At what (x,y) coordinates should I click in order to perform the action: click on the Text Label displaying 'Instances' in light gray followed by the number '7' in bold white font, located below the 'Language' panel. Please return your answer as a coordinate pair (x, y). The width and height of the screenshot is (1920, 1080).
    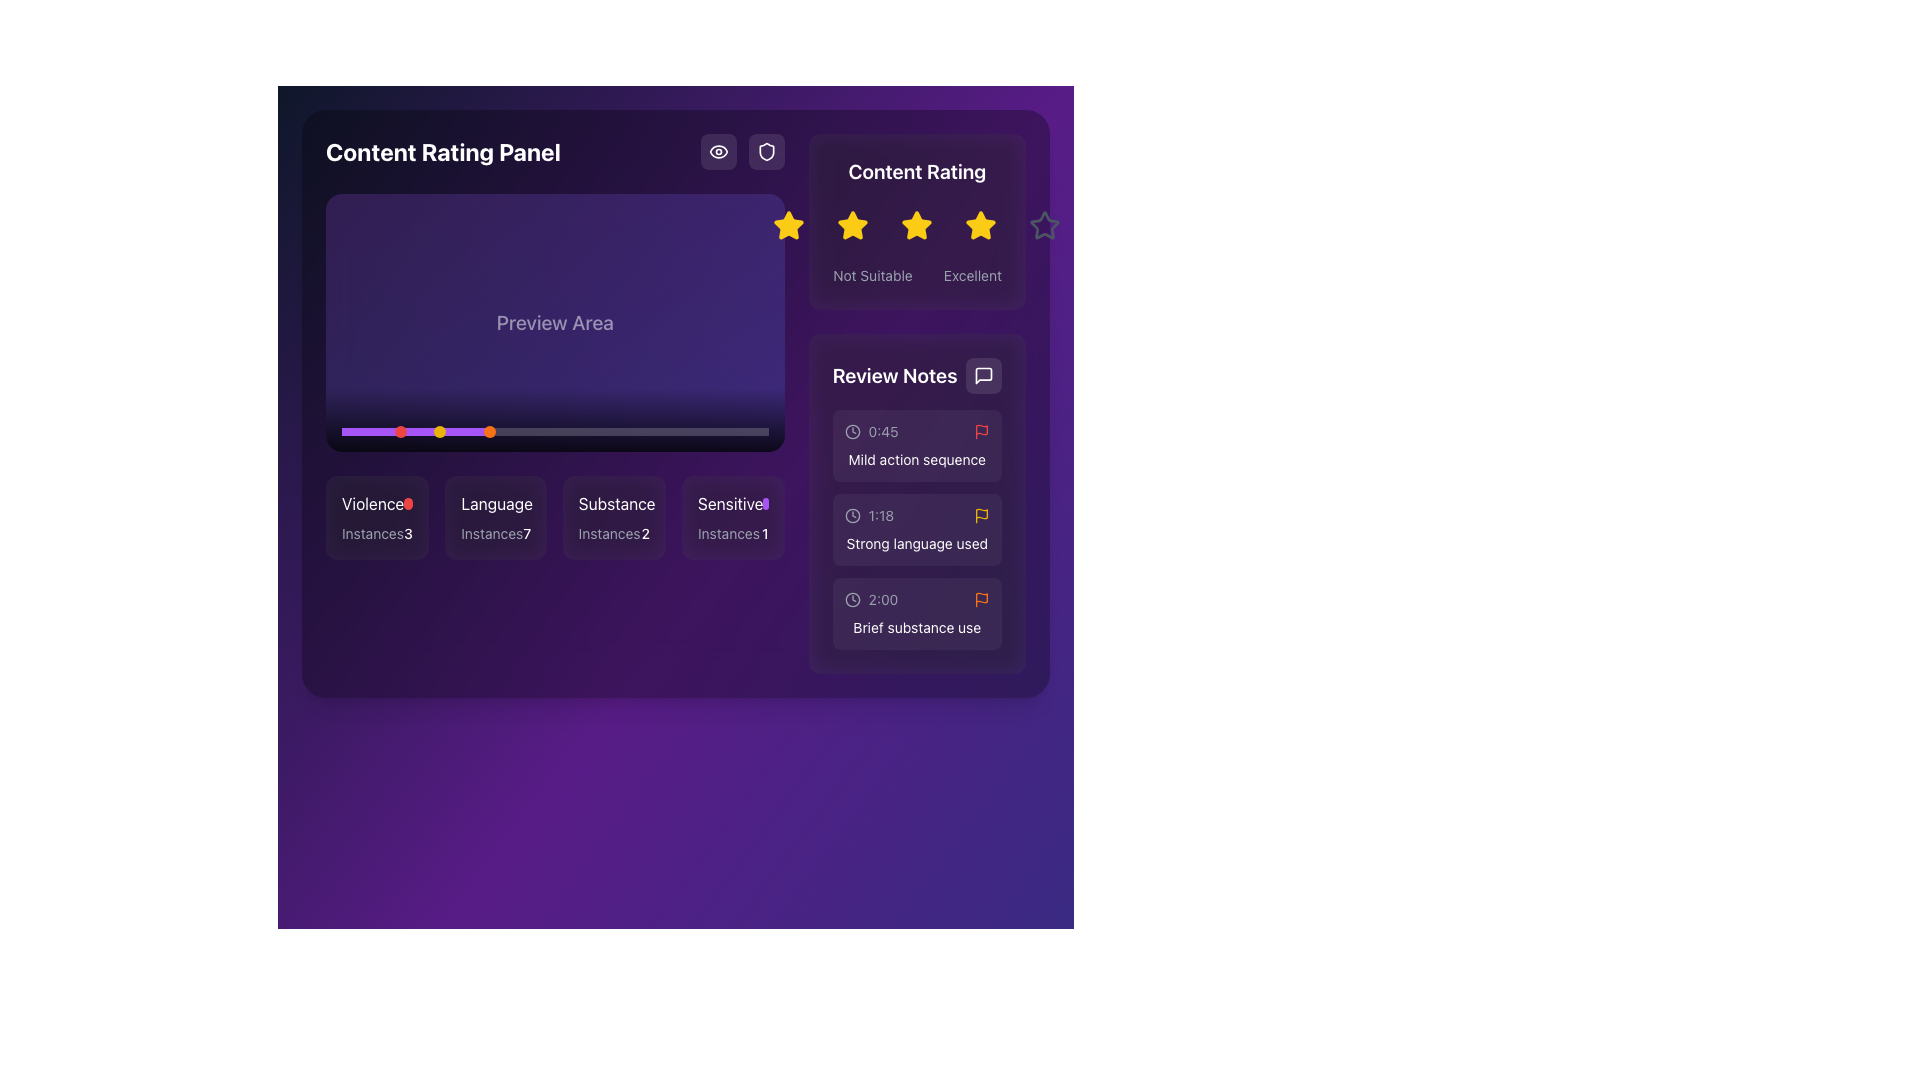
    Looking at the image, I should click on (495, 532).